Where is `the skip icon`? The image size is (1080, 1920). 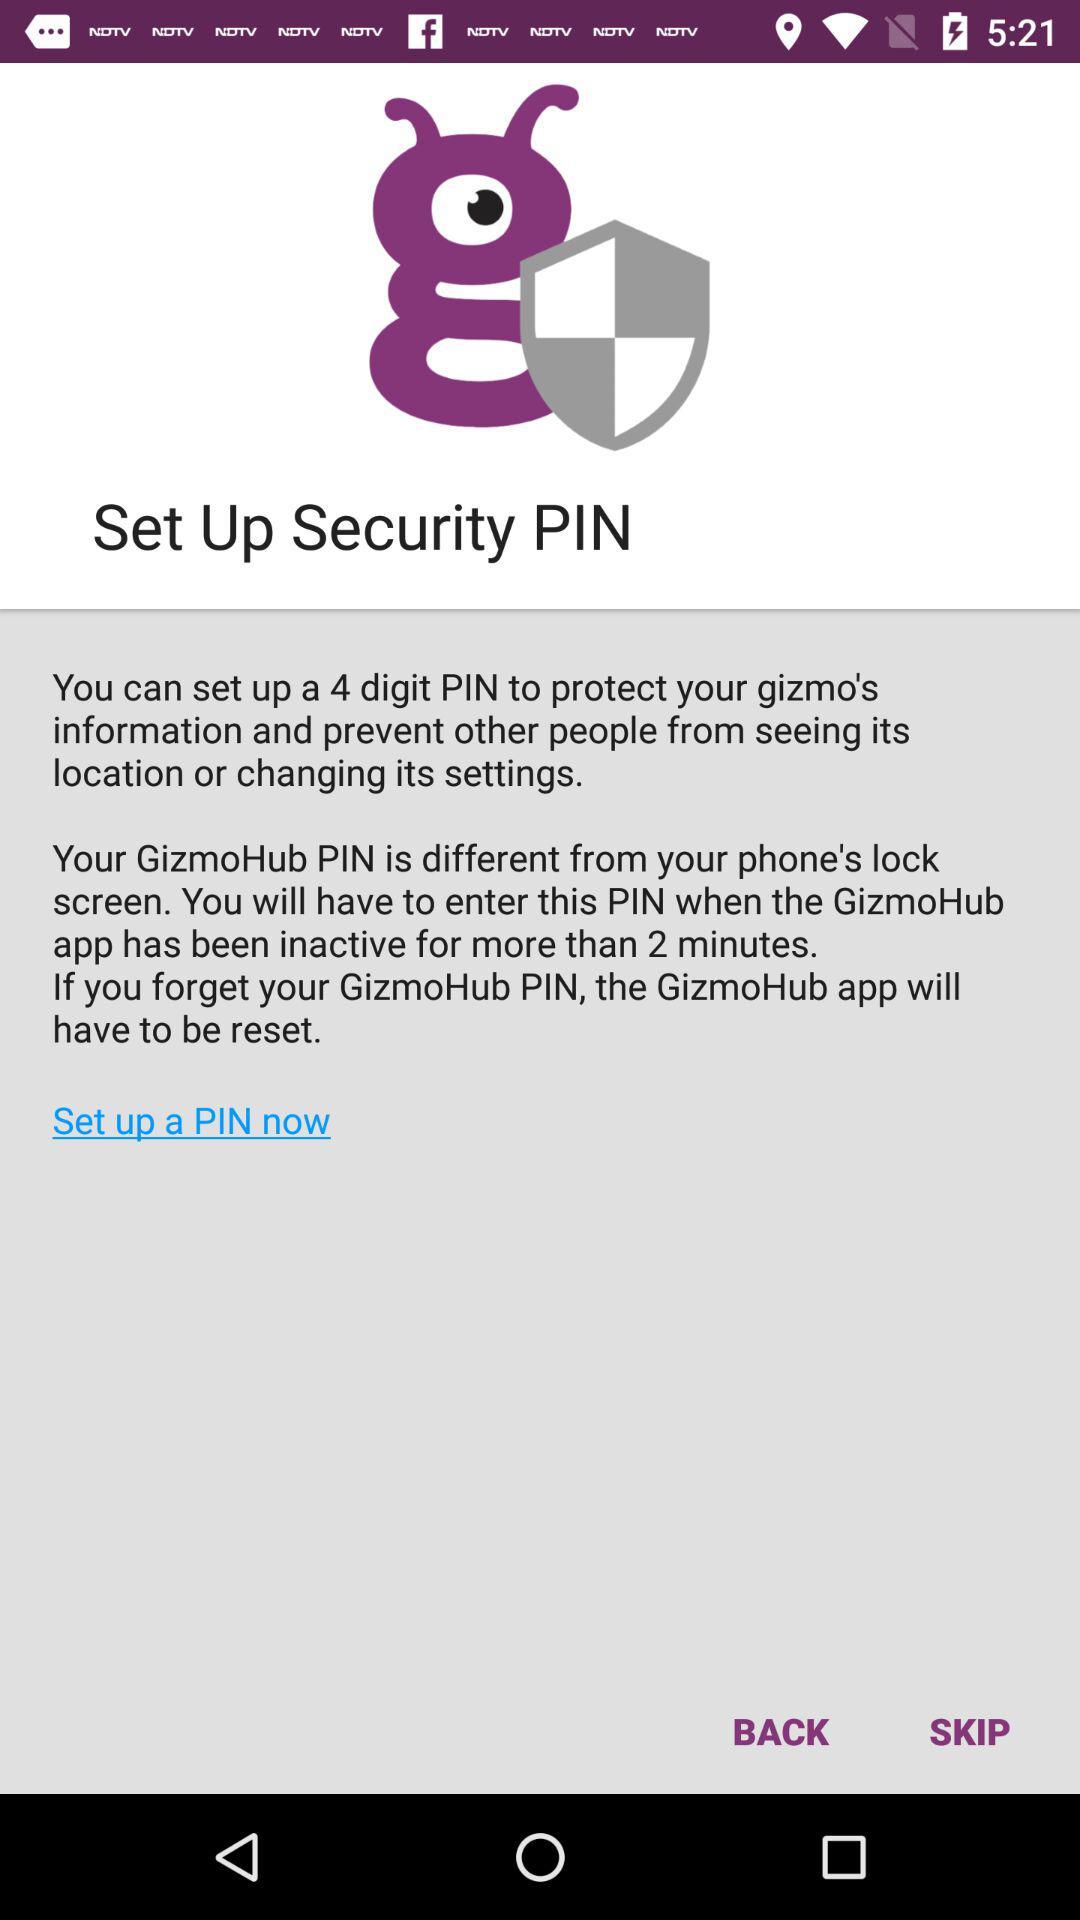 the skip icon is located at coordinates (968, 1730).